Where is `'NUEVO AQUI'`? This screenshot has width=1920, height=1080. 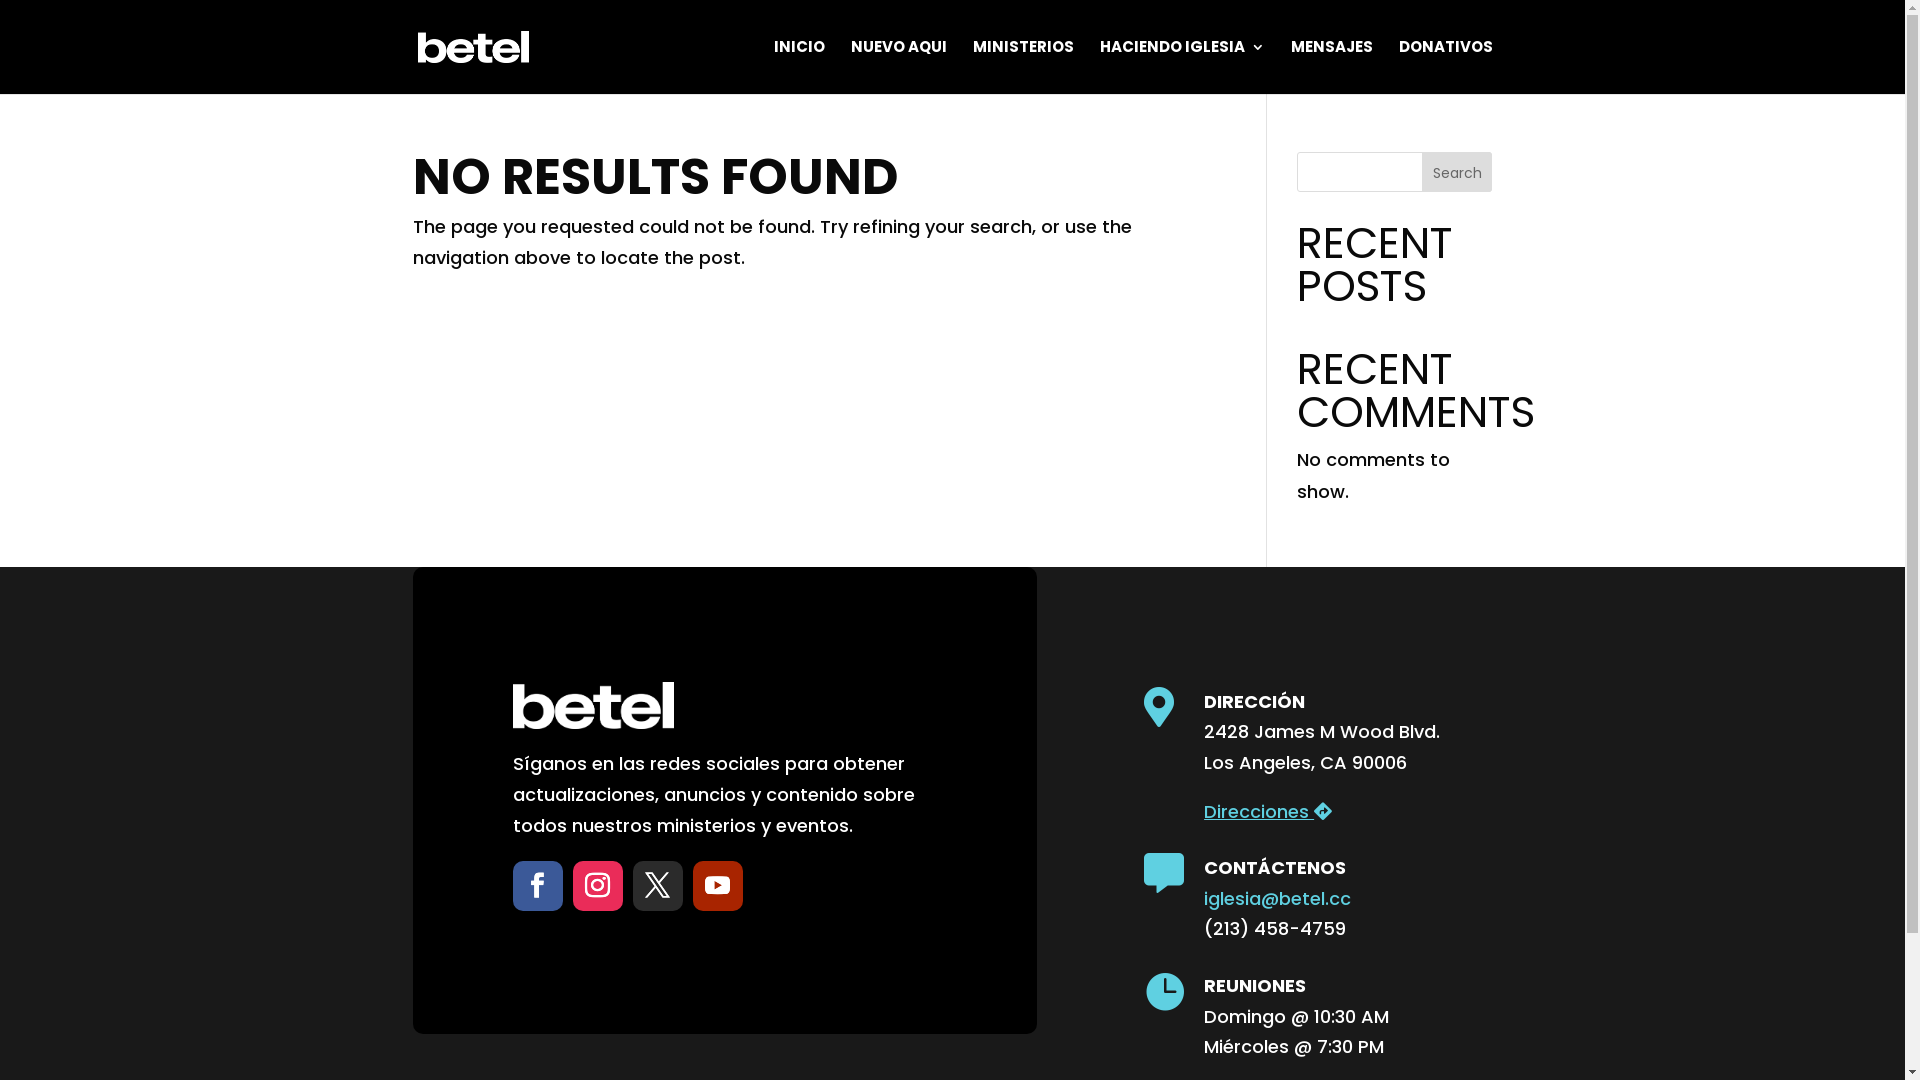
'NUEVO AQUI' is located at coordinates (849, 65).